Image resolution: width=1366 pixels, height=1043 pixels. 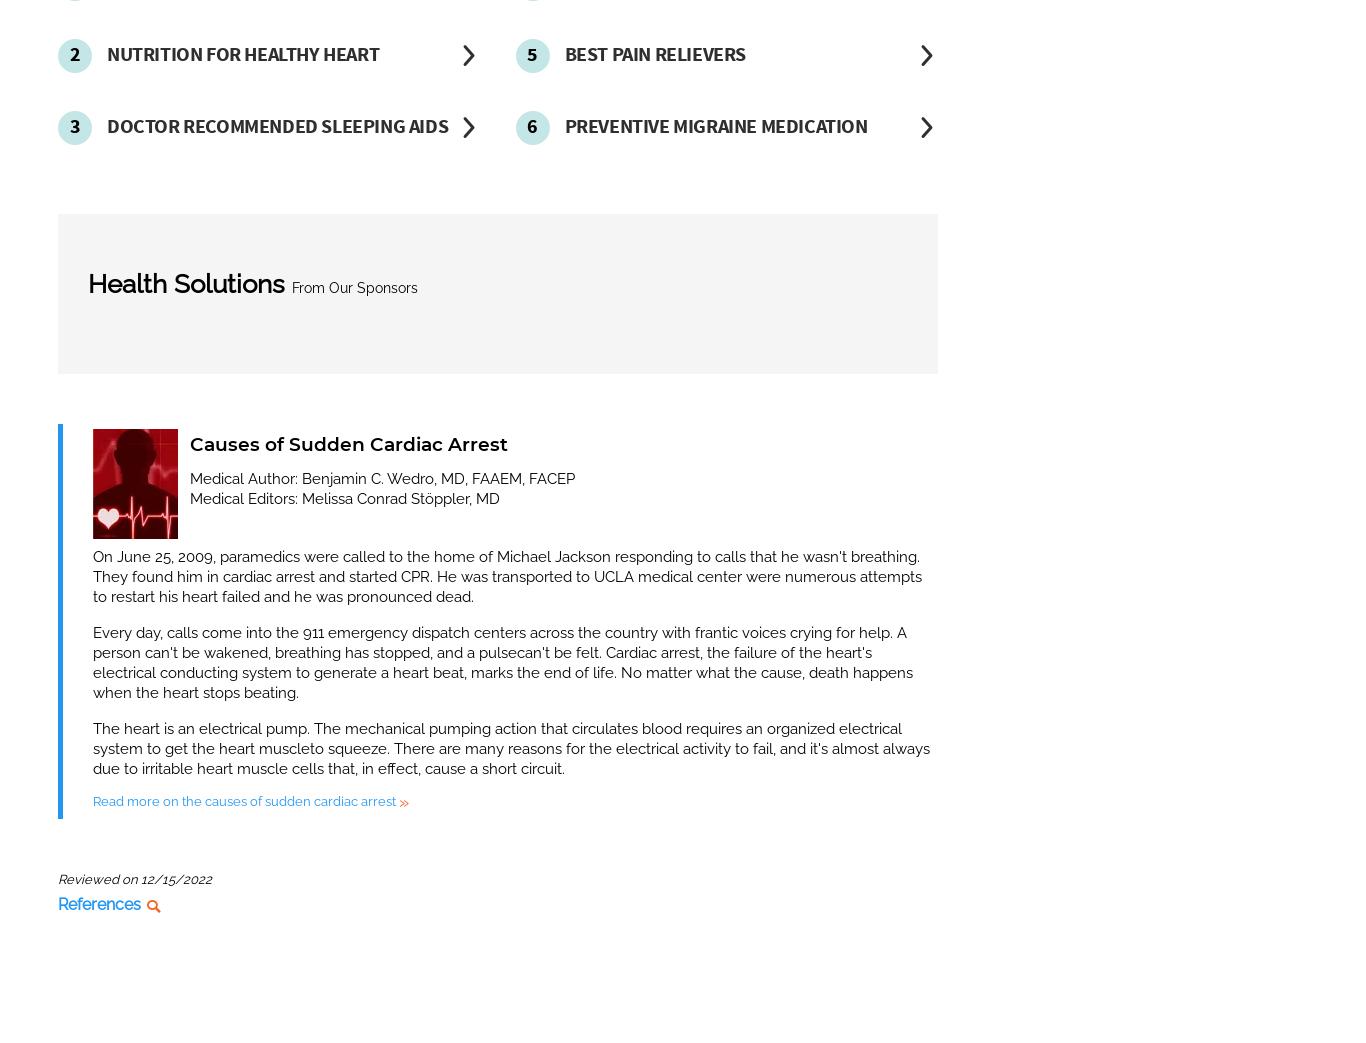 What do you see at coordinates (502, 660) in the screenshot?
I see `'Every day, calls come into the 911 emergency dispatch centers across the 
country with frantic voices crying for help. A person can't be wakened, 
breathing has stopped, and a pulsecan't be felt. Cardiac arrest, the failure of 
the heart's electrical conducting system to generate a heart beat, marks the end 
of life. No matter what the cause, death happens when the heart stops beating.'` at bounding box center [502, 660].